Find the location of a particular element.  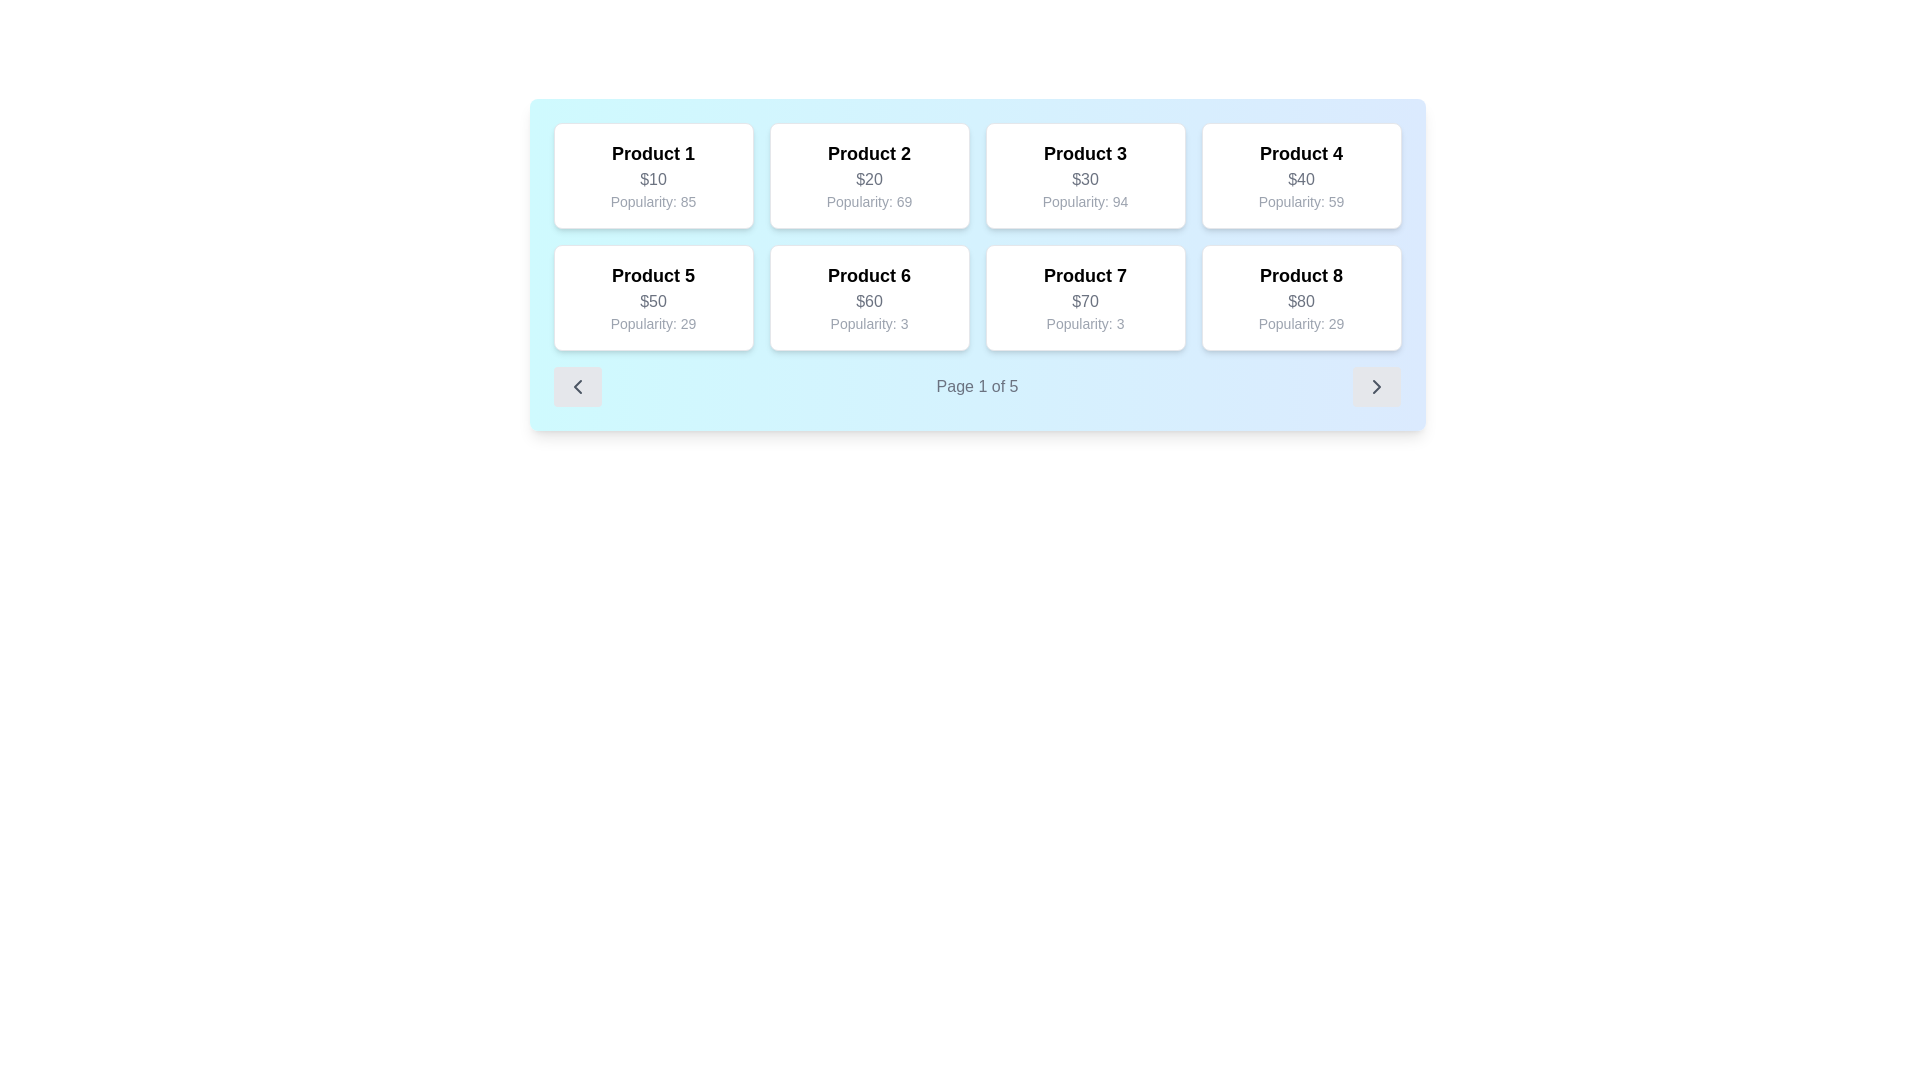

the static text element displaying '$50', which is located in the center of a card layout, under 'Product 5' and above the popularity information is located at coordinates (653, 301).